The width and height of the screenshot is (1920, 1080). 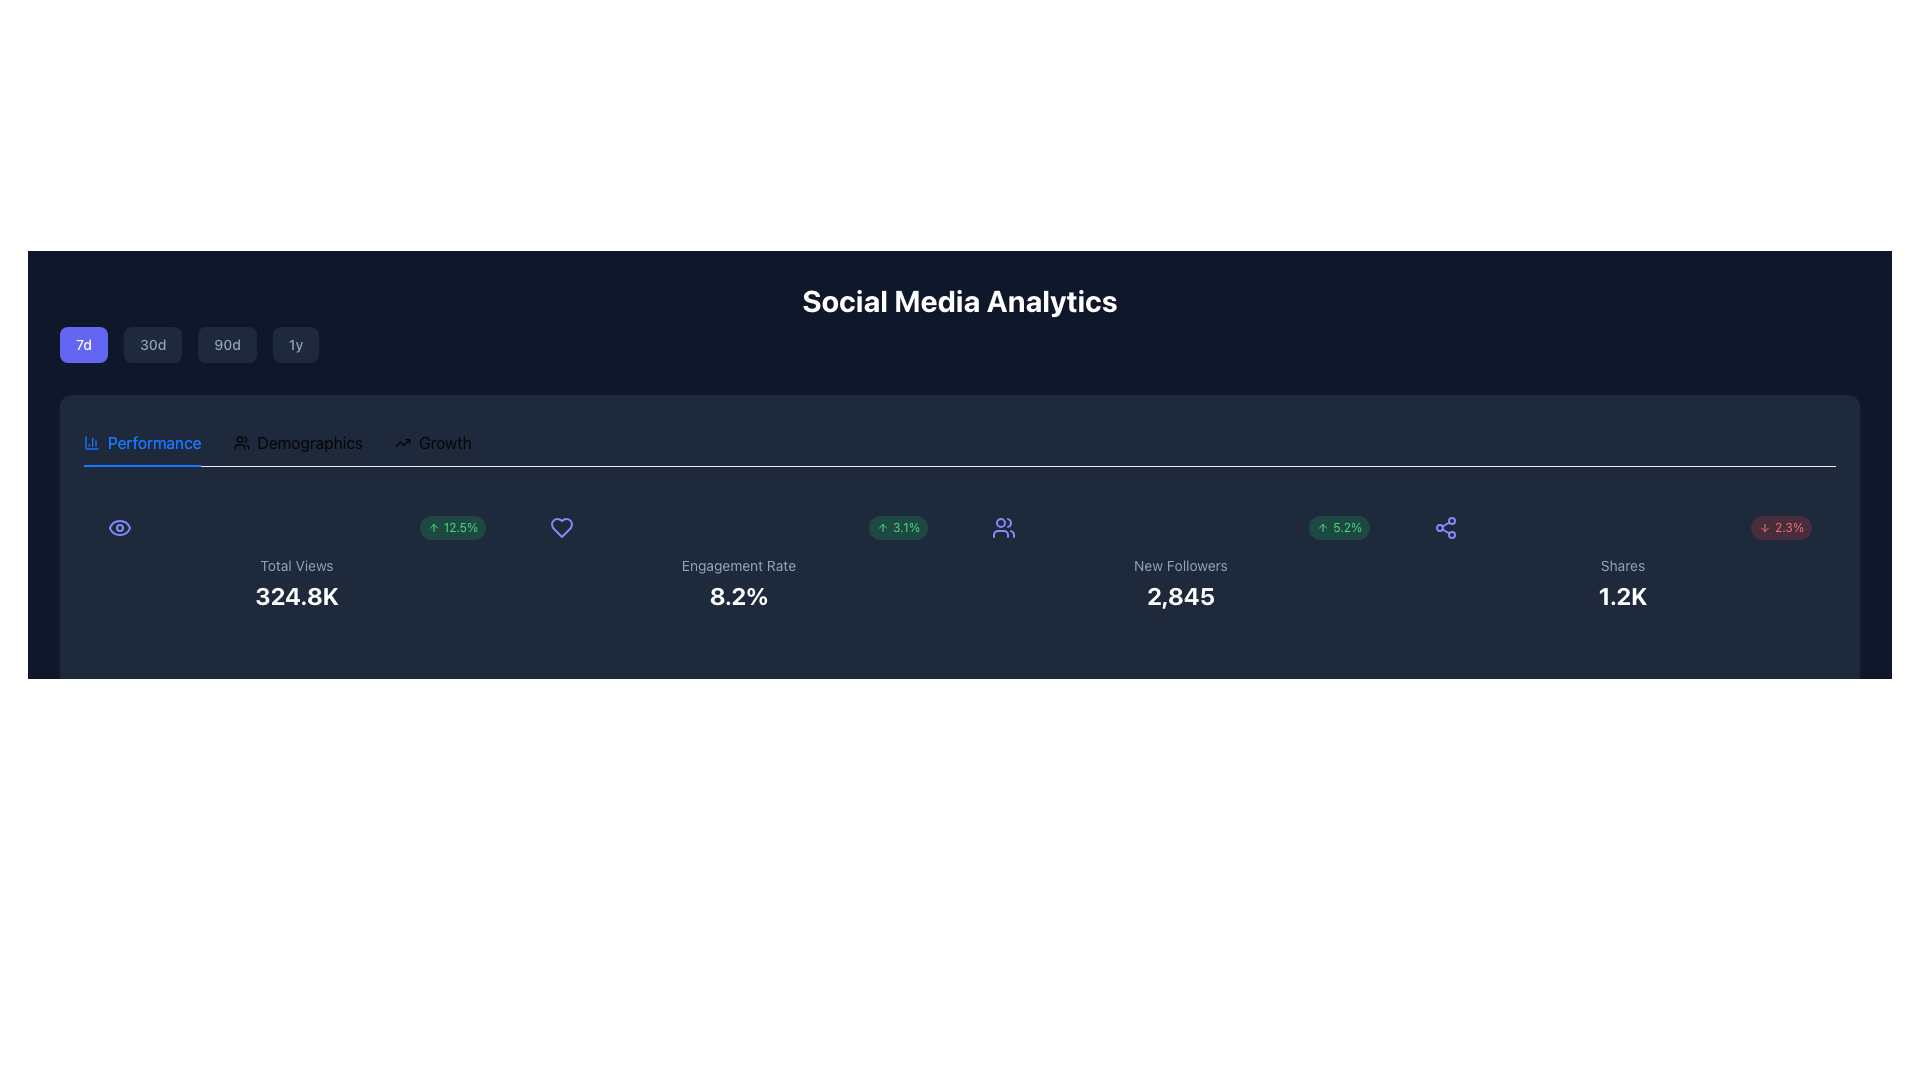 What do you see at coordinates (432, 442) in the screenshot?
I see `the 'Growth' tab button, which features a trending-upwards arrow icon on the left and is the third tab in a horizontal list` at bounding box center [432, 442].